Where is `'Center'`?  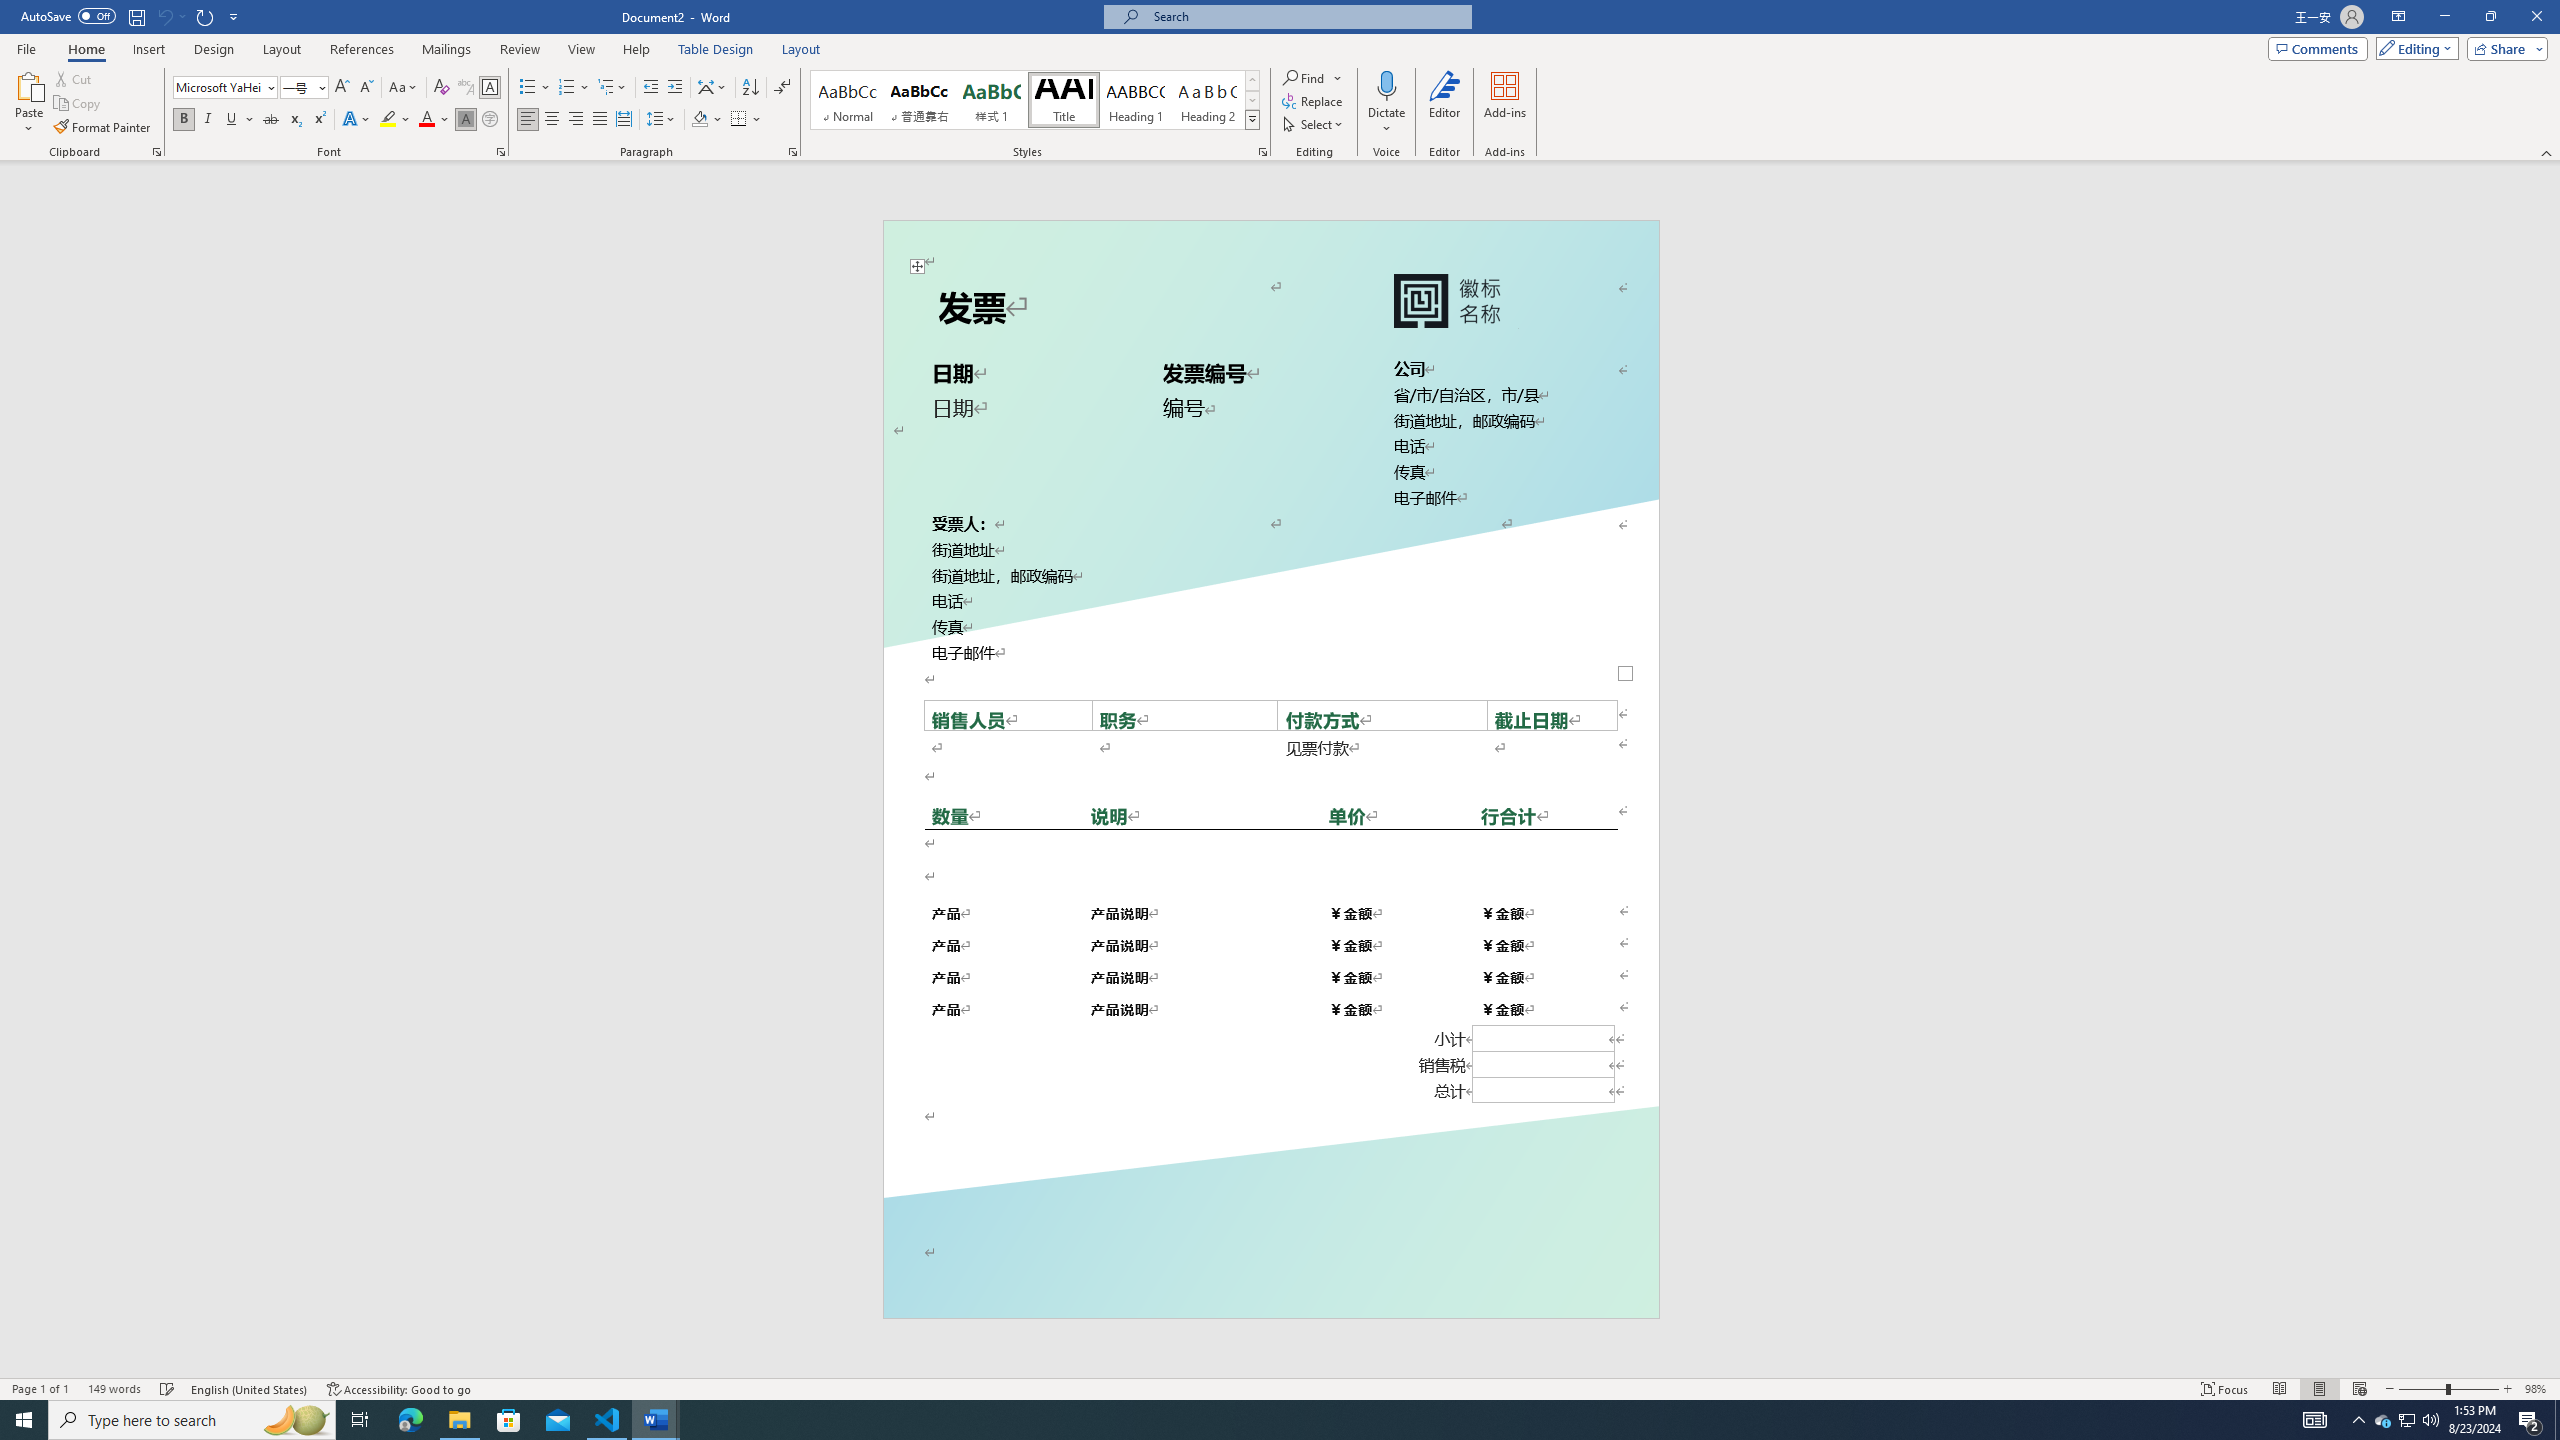 'Center' is located at coordinates (550, 118).